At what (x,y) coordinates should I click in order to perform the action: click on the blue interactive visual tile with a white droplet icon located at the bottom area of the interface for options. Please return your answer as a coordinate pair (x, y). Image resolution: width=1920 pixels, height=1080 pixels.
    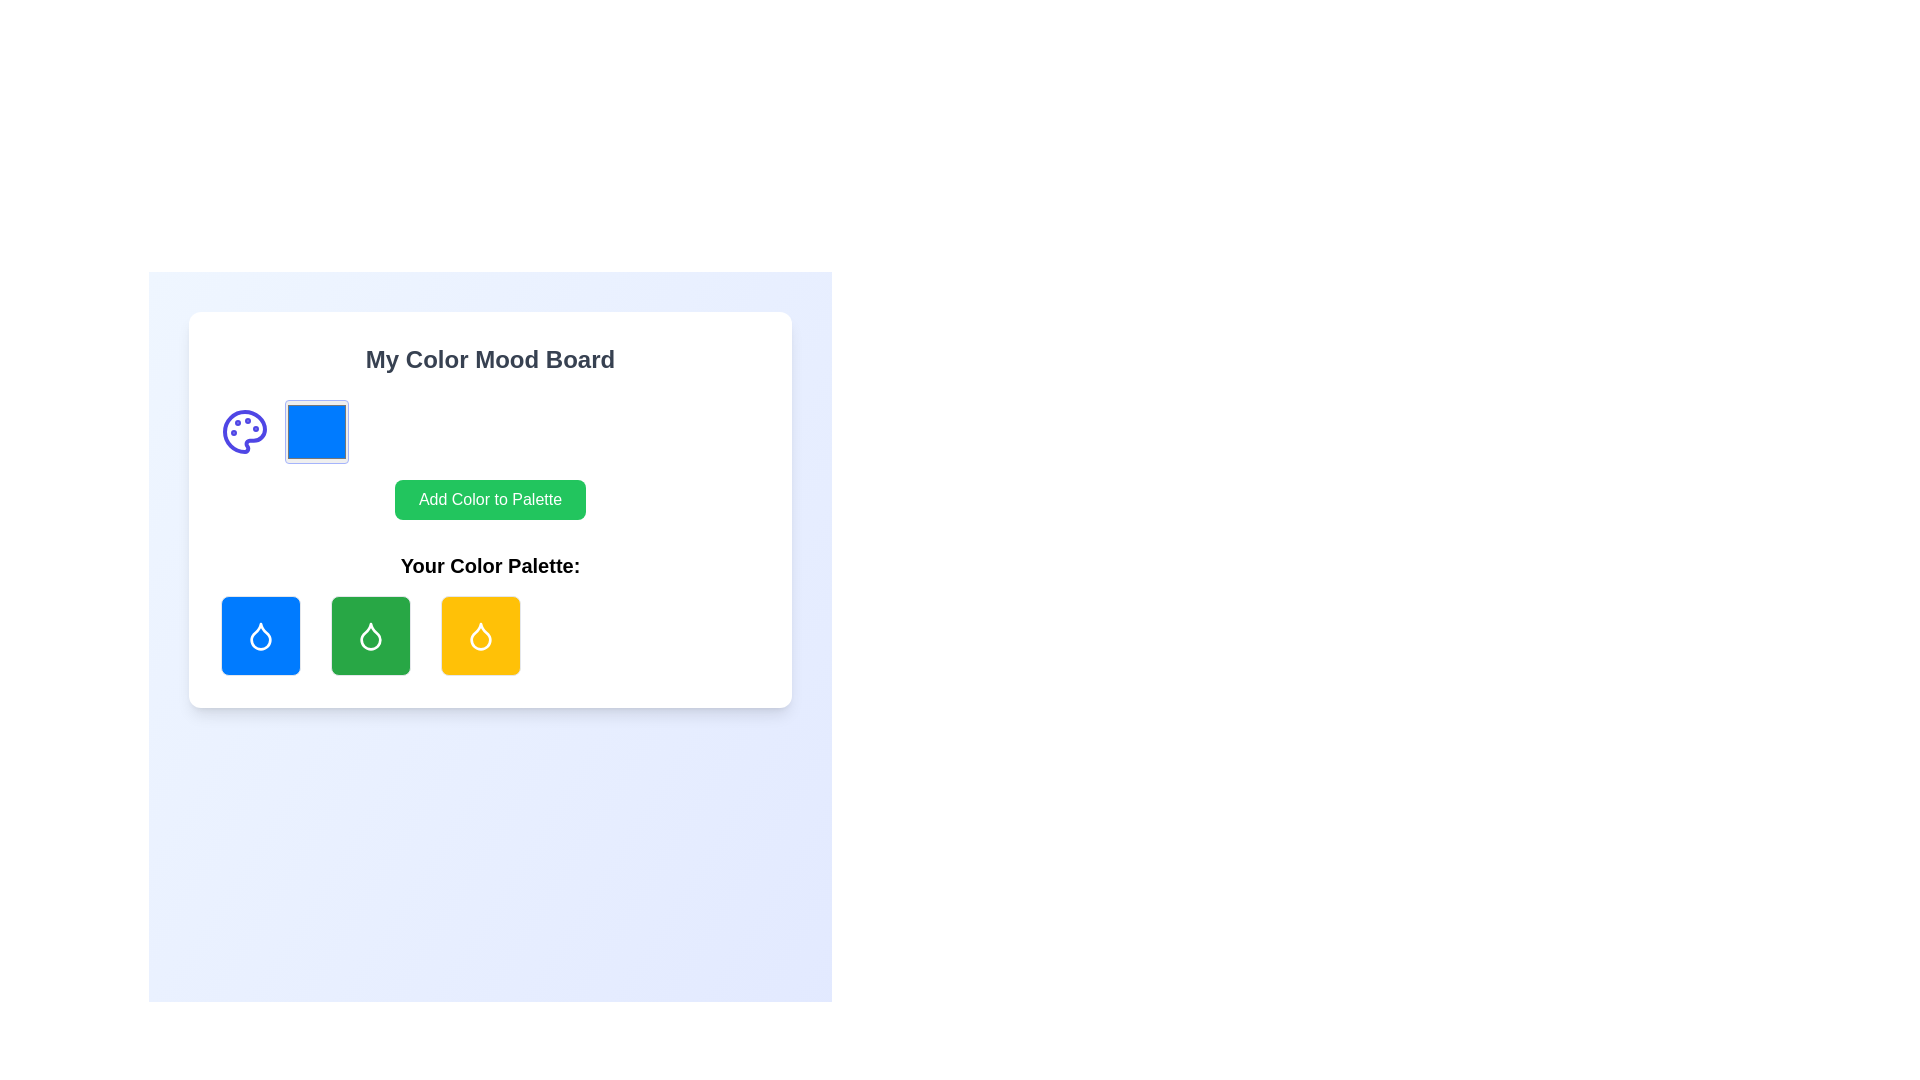
    Looking at the image, I should click on (259, 636).